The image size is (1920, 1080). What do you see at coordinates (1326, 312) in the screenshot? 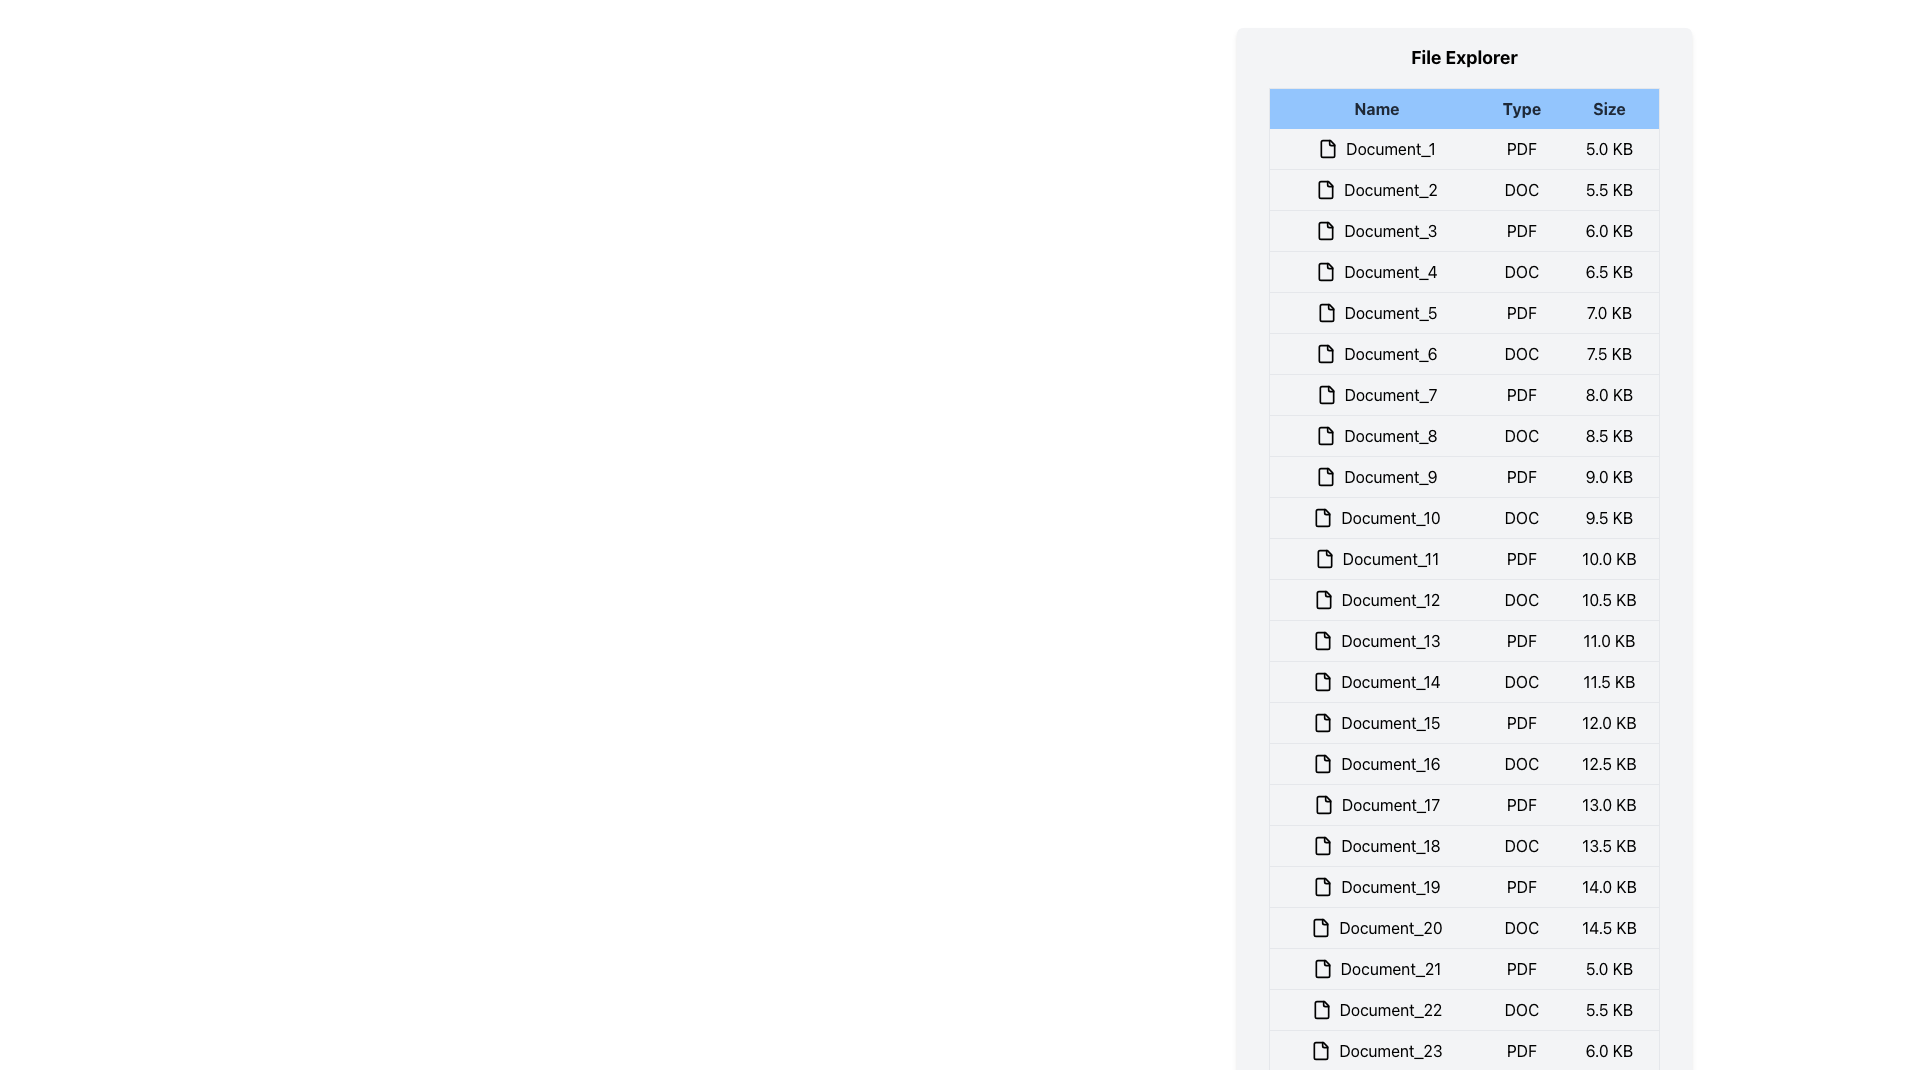
I see `the file type icon for 'Document_5' in the file explorer list, which visually identifies the document category` at bounding box center [1326, 312].